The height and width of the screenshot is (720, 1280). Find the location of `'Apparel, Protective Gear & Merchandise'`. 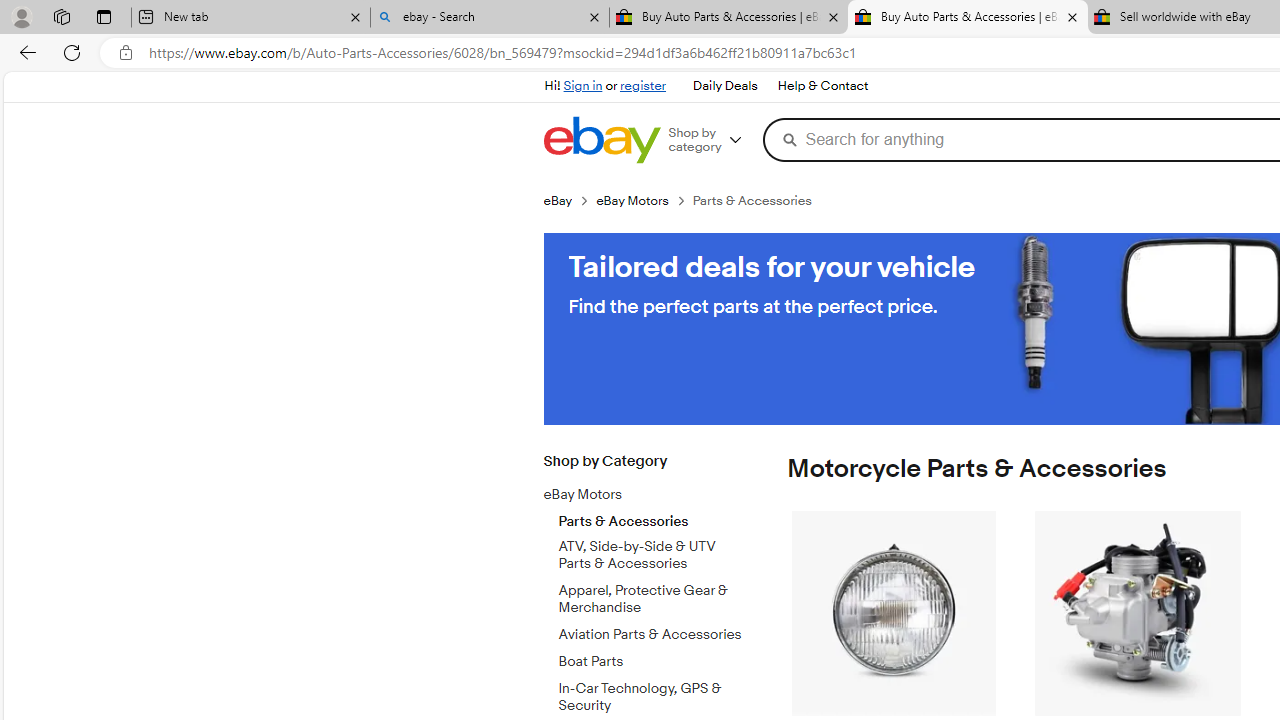

'Apparel, Protective Gear & Merchandise' is located at coordinates (653, 598).